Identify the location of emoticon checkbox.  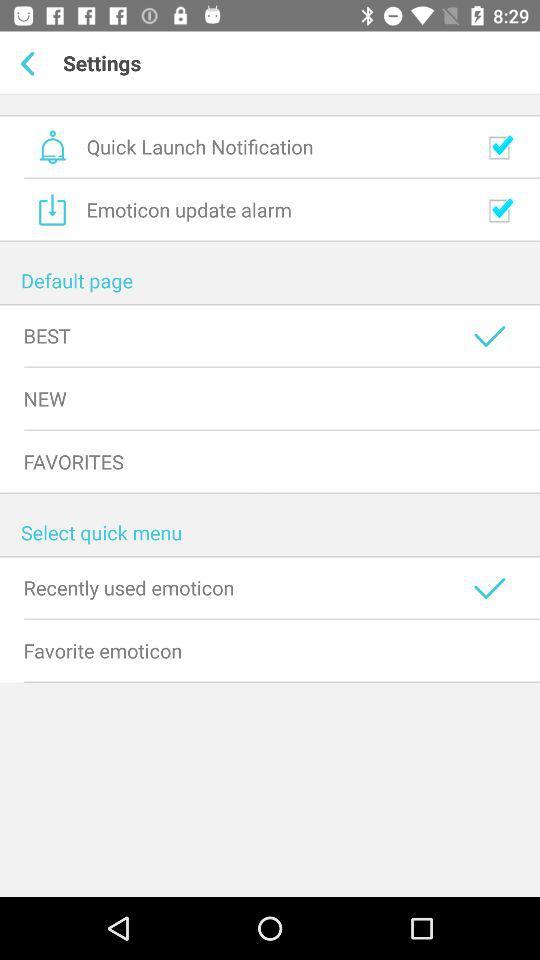
(499, 210).